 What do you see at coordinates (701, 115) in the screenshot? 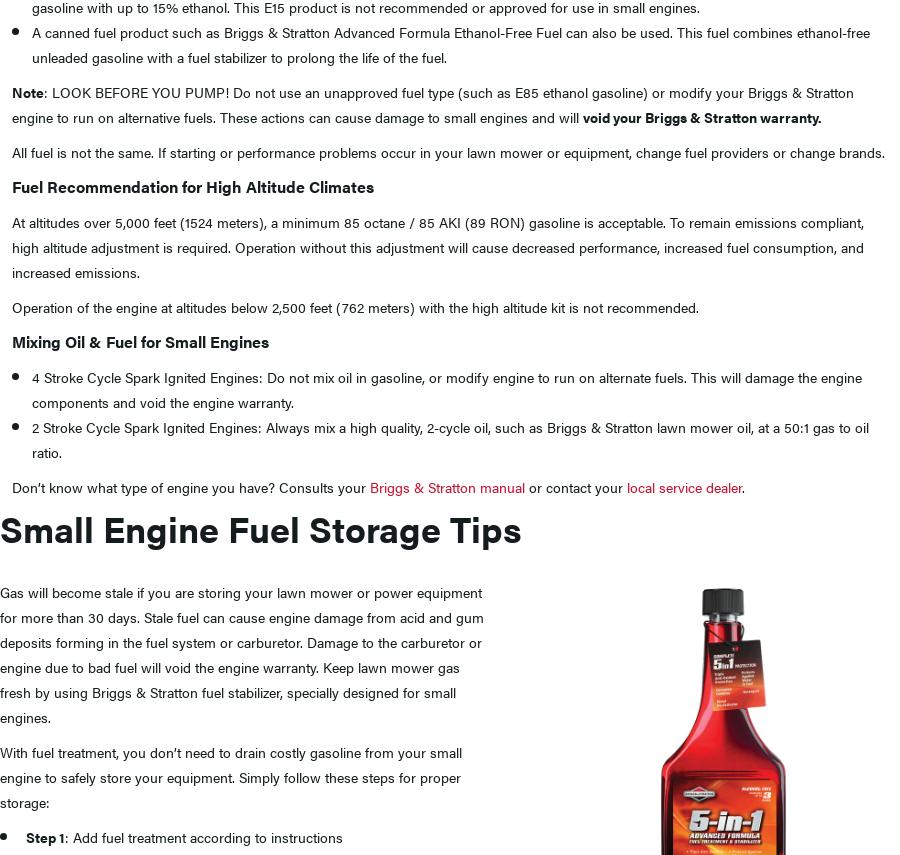
I see `'void your Briggs & Stratton warranty.'` at bounding box center [701, 115].